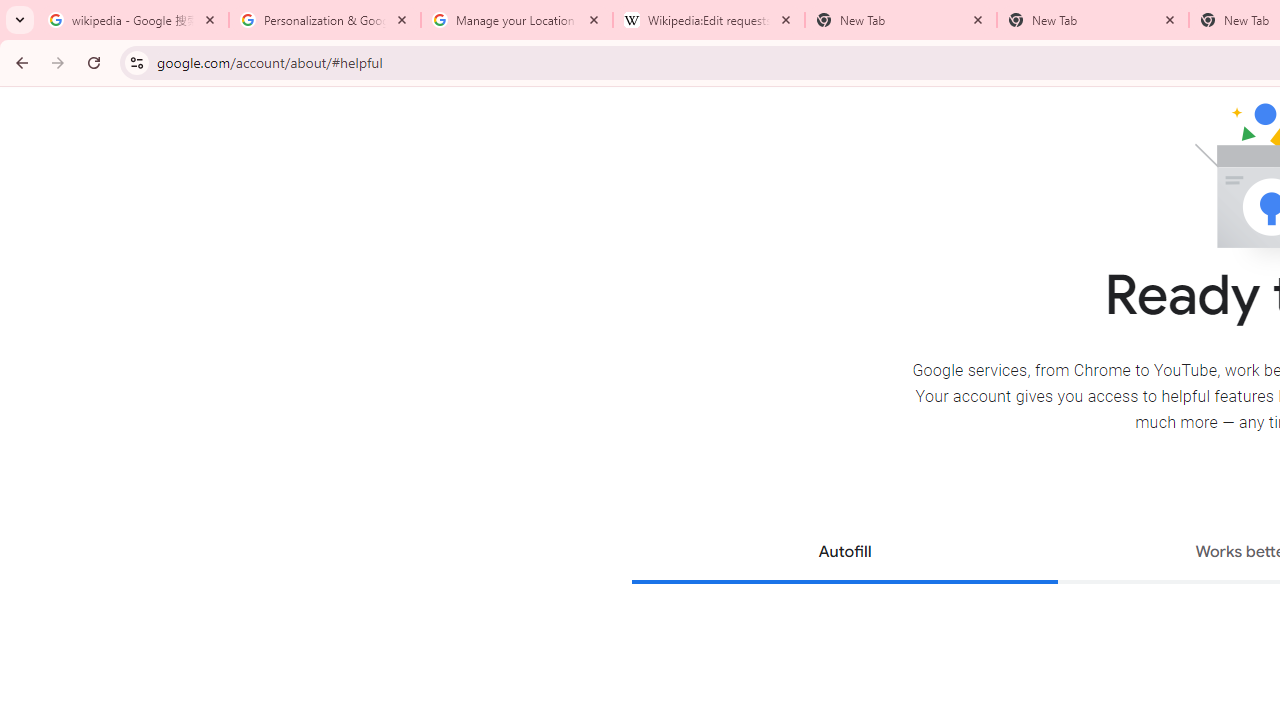  What do you see at coordinates (844, 554) in the screenshot?
I see `'Autofill'` at bounding box center [844, 554].